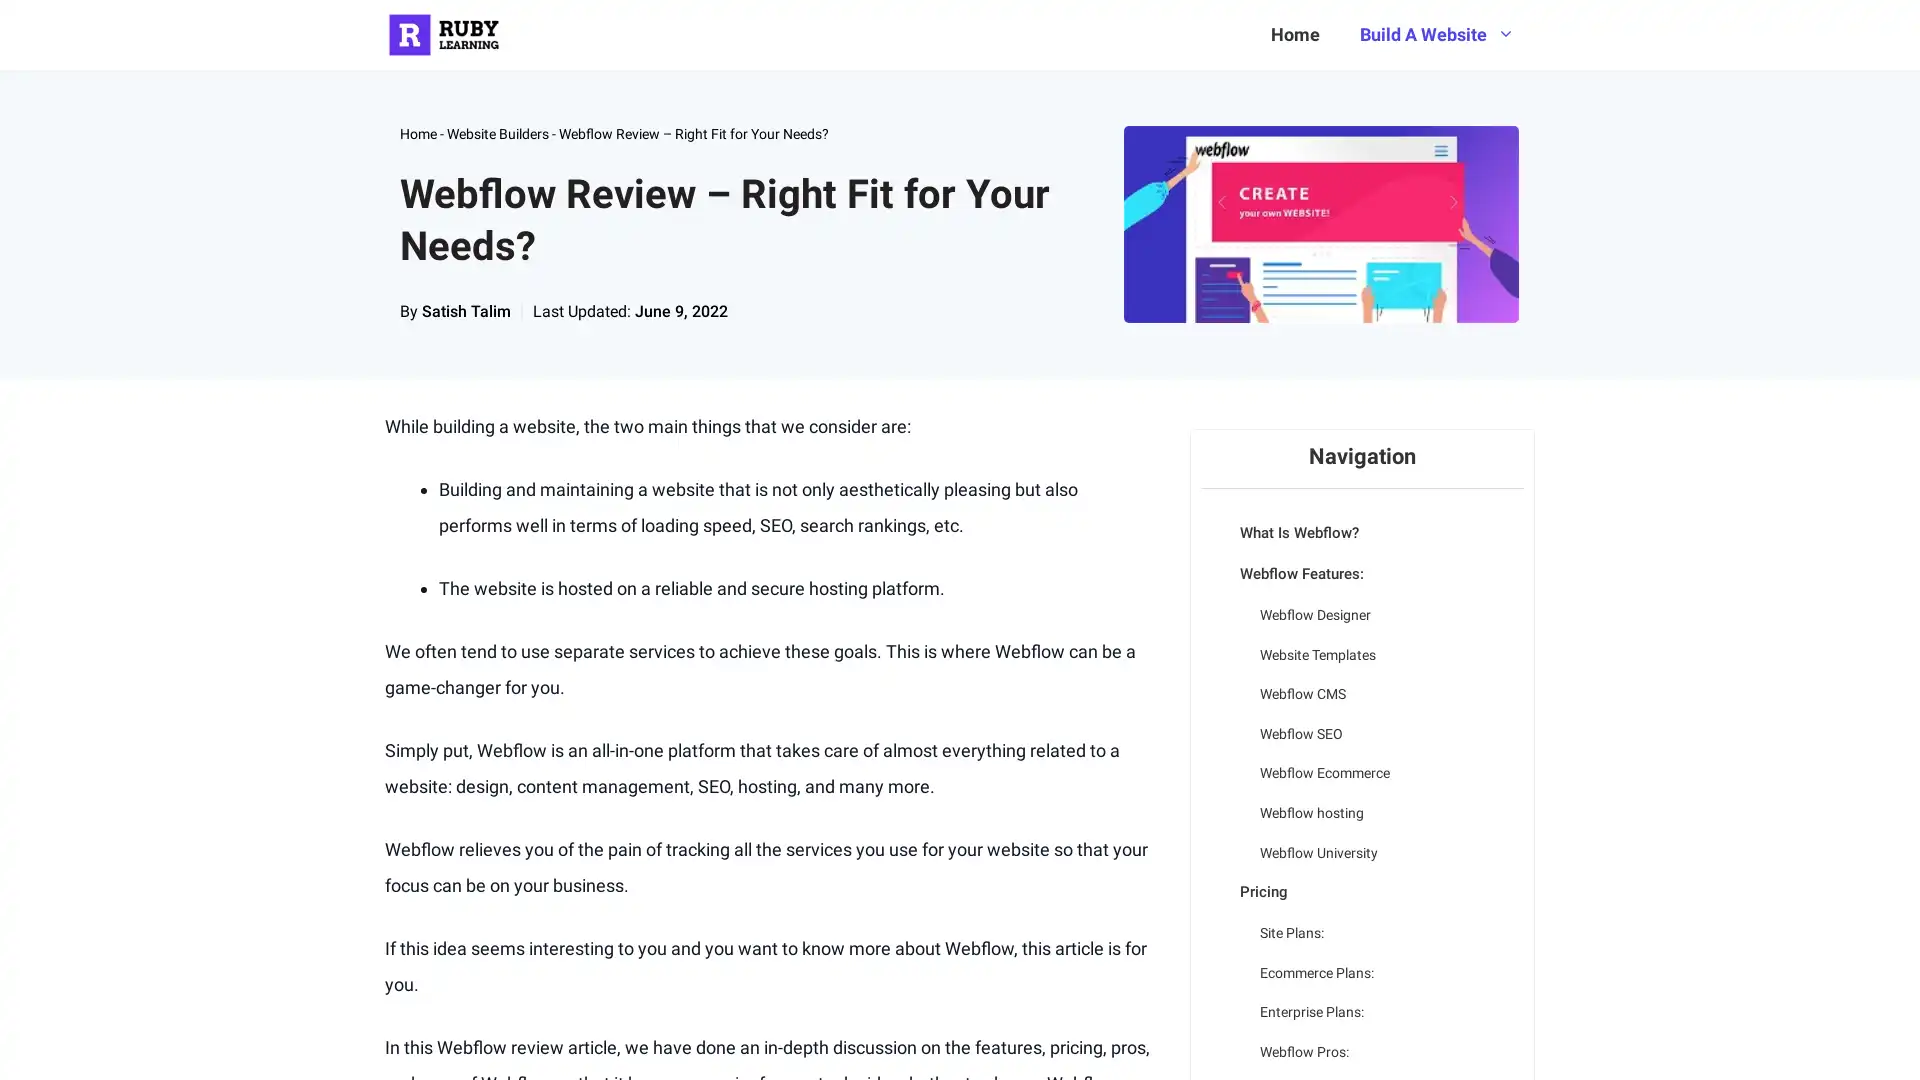 The width and height of the screenshot is (1920, 1080). Describe the element at coordinates (1214, 877) in the screenshot. I see `Expand or collapse` at that location.